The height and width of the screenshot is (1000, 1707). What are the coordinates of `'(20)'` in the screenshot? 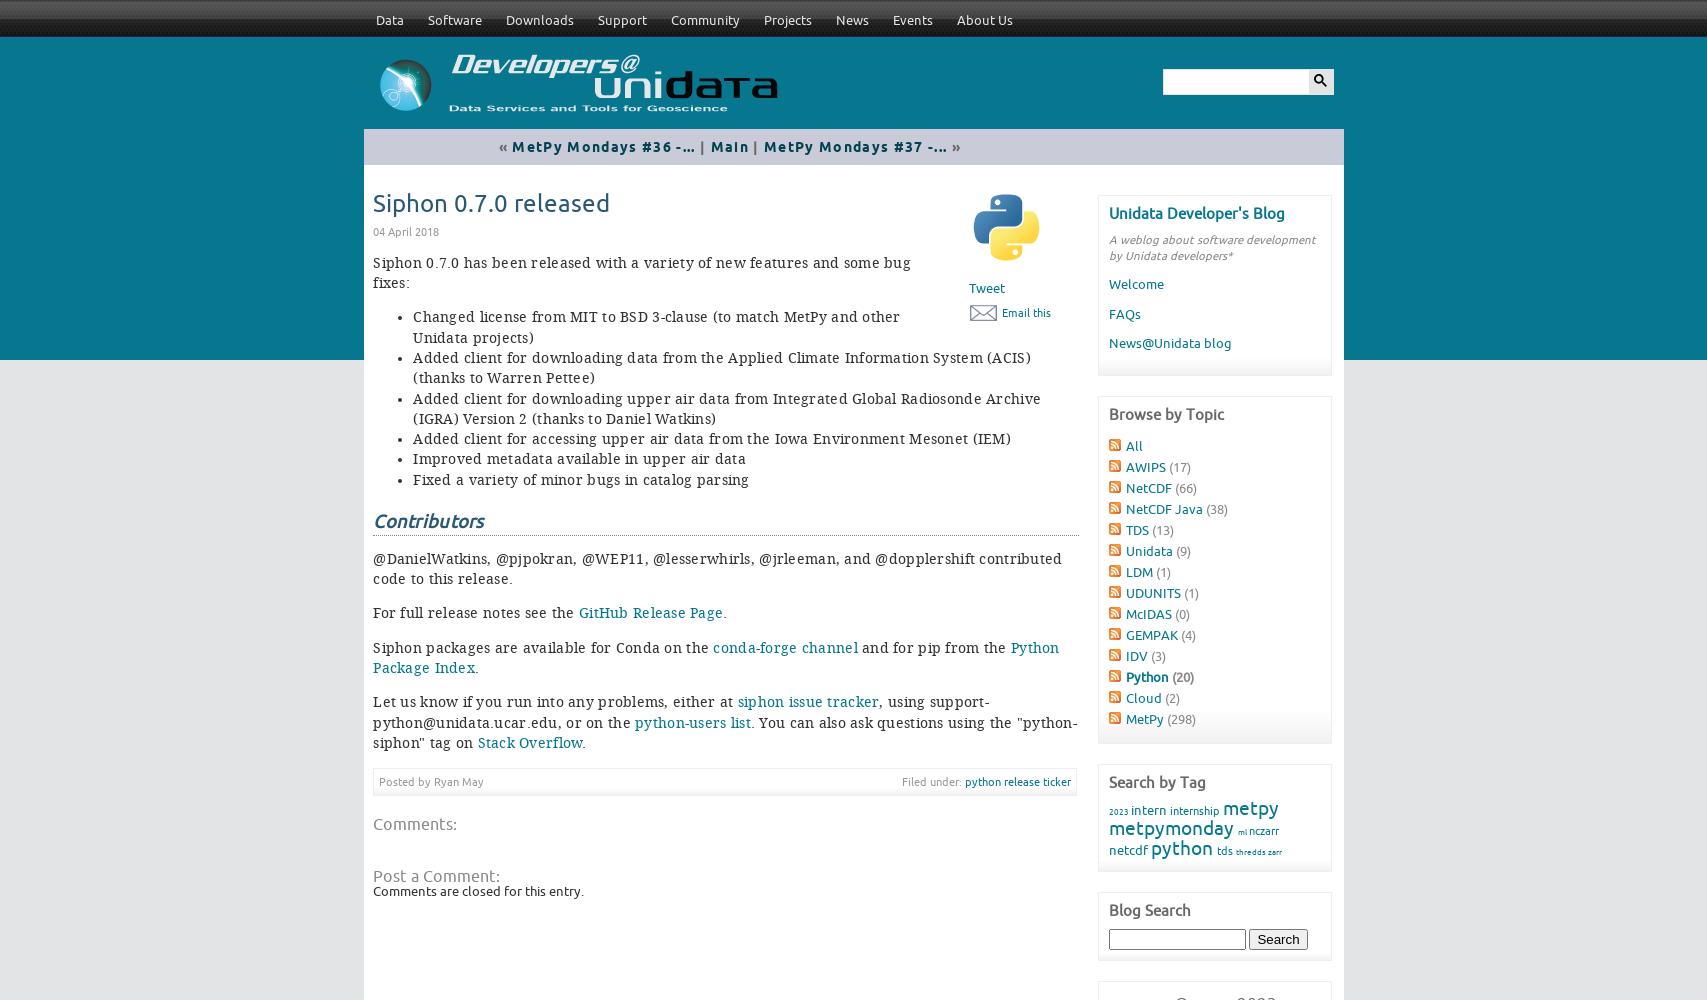 It's located at (1180, 676).